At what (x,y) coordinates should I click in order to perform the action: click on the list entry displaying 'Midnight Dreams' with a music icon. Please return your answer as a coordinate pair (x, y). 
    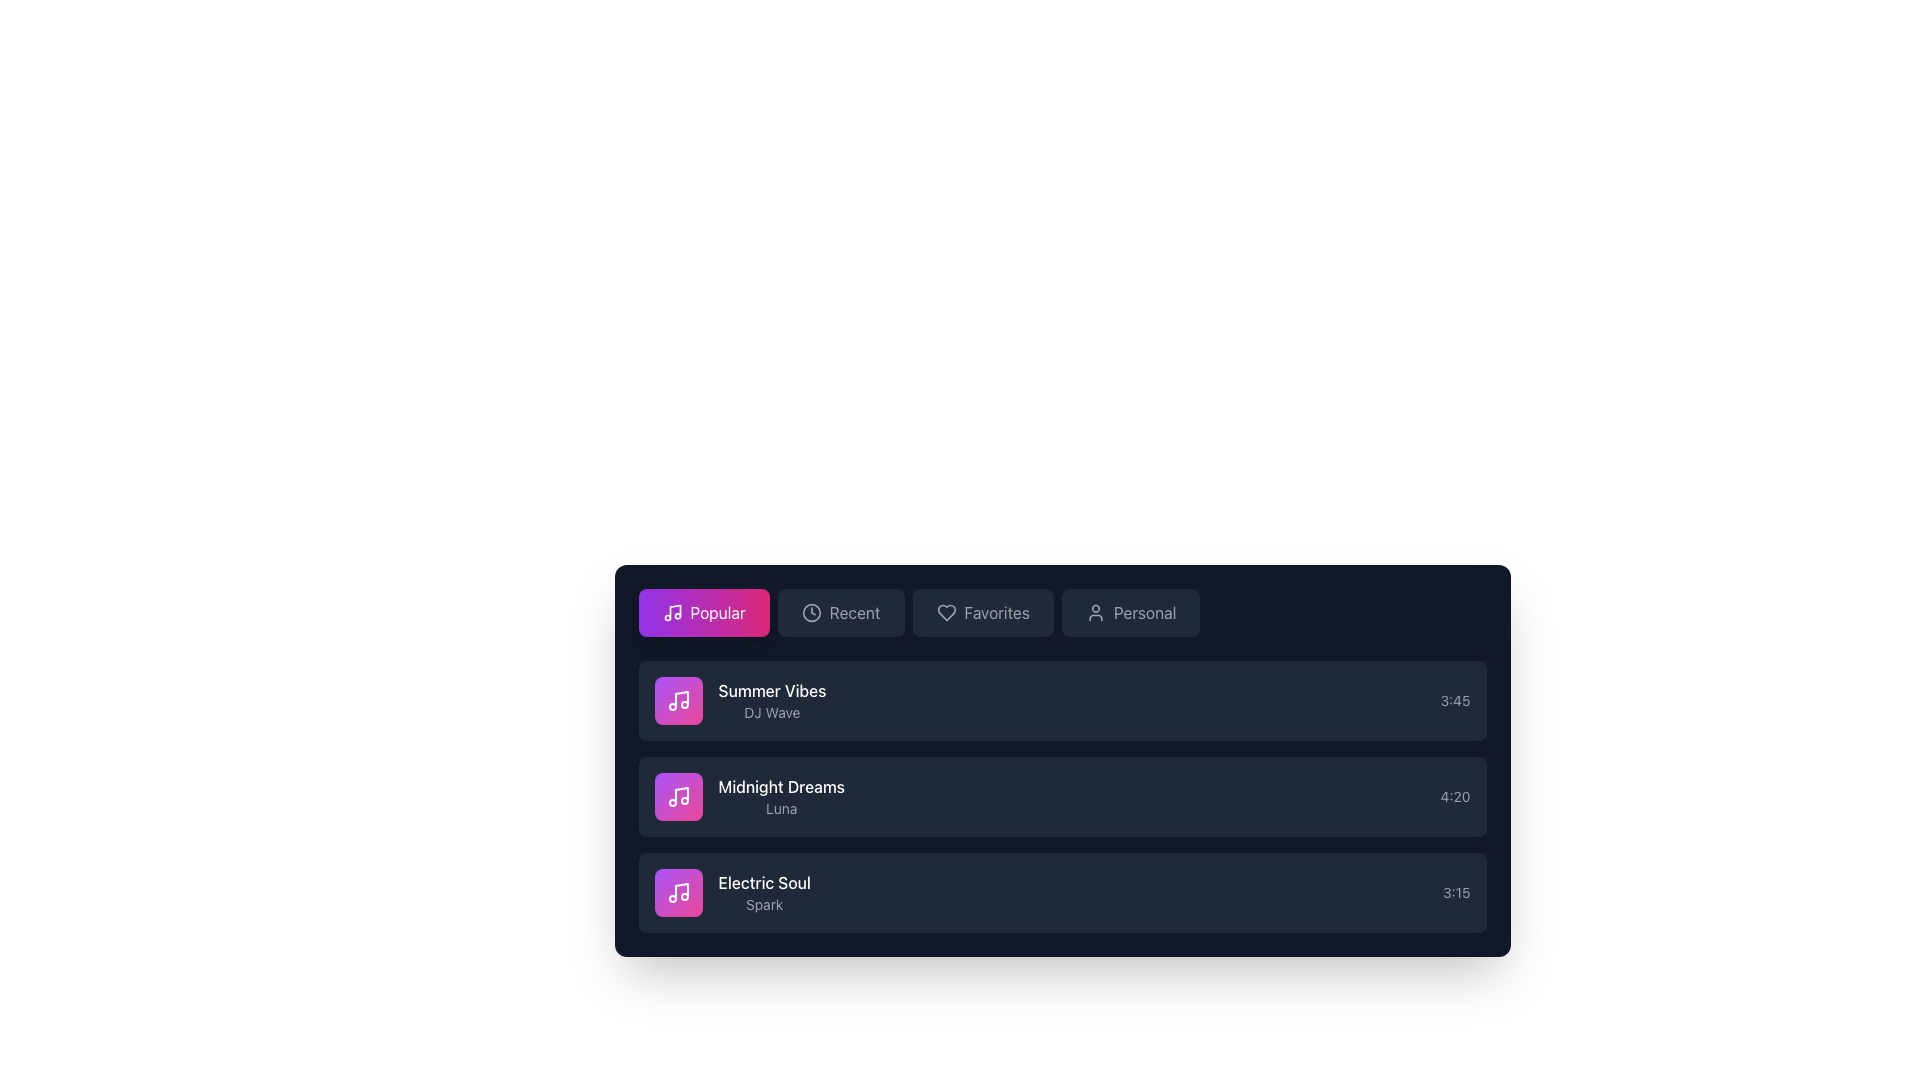
    Looking at the image, I should click on (748, 796).